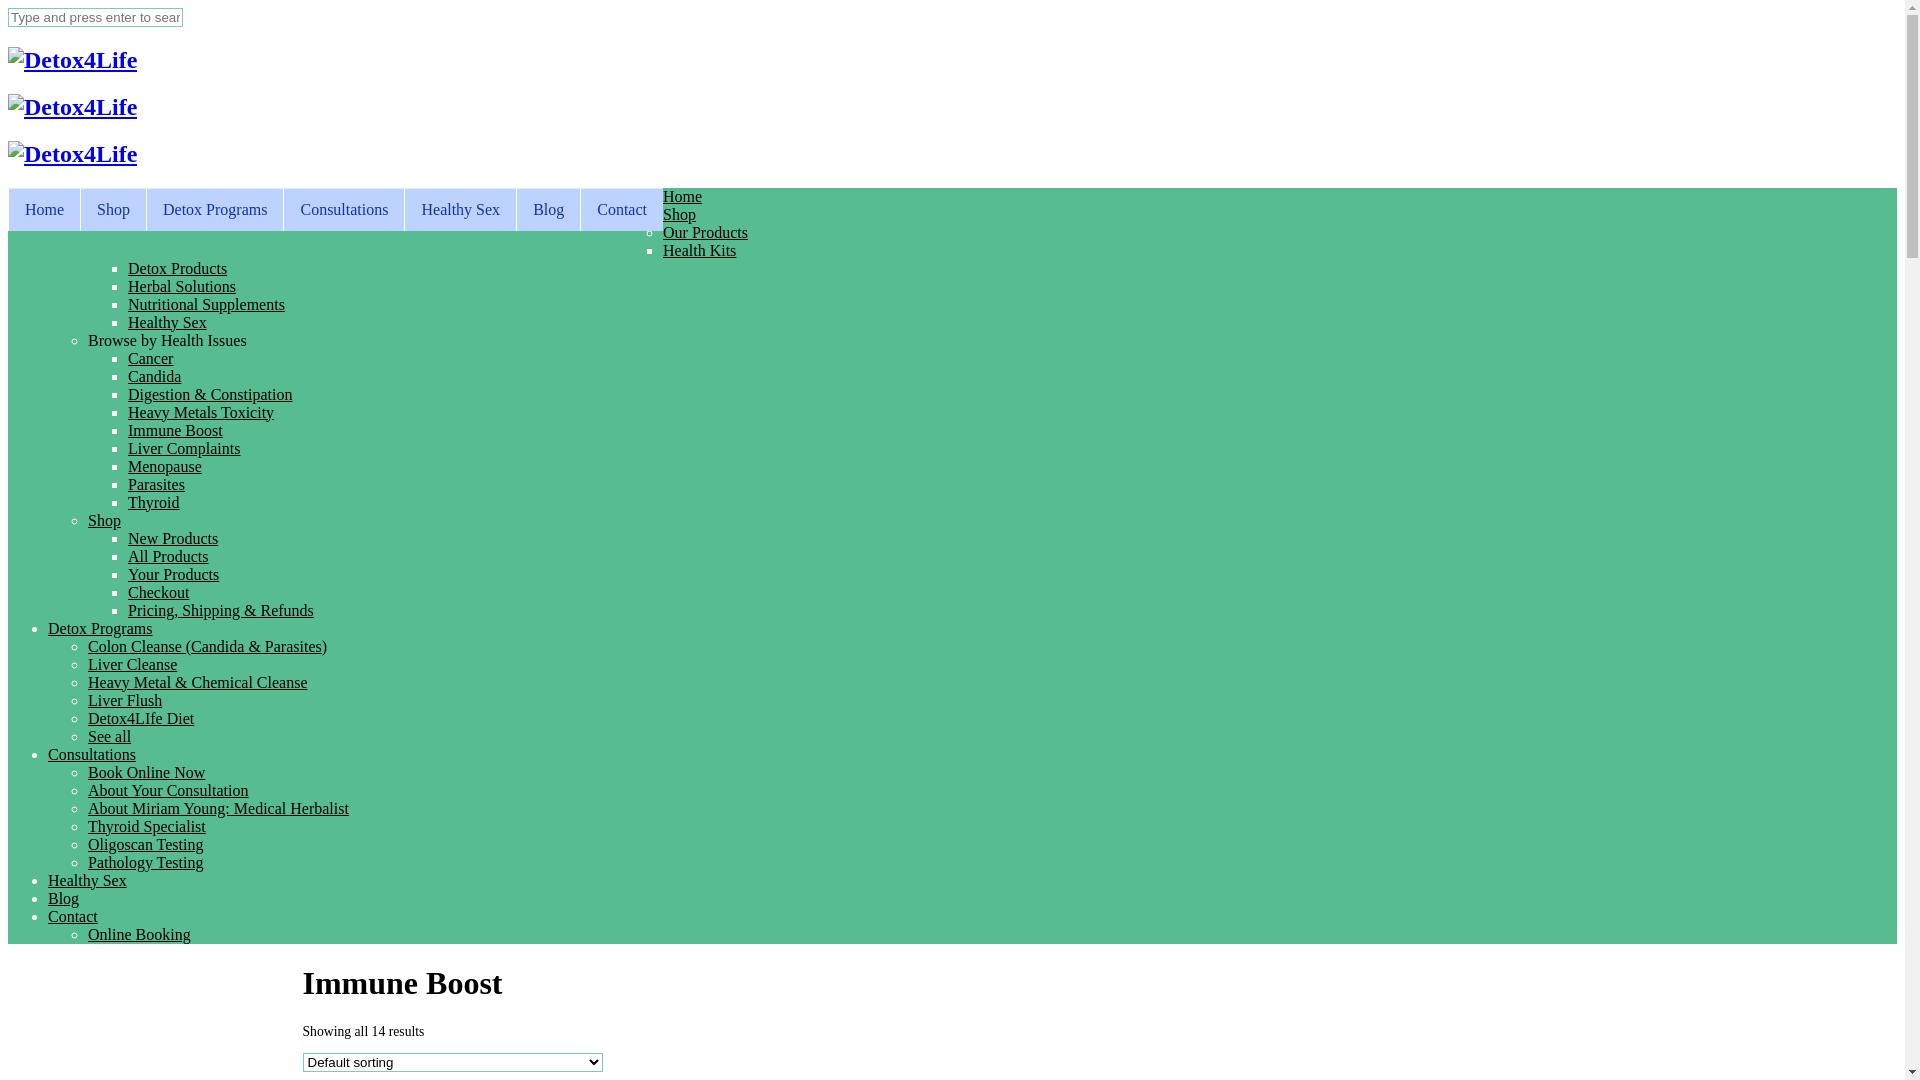  What do you see at coordinates (220, 609) in the screenshot?
I see `'Pricing, Shipping & Refunds'` at bounding box center [220, 609].